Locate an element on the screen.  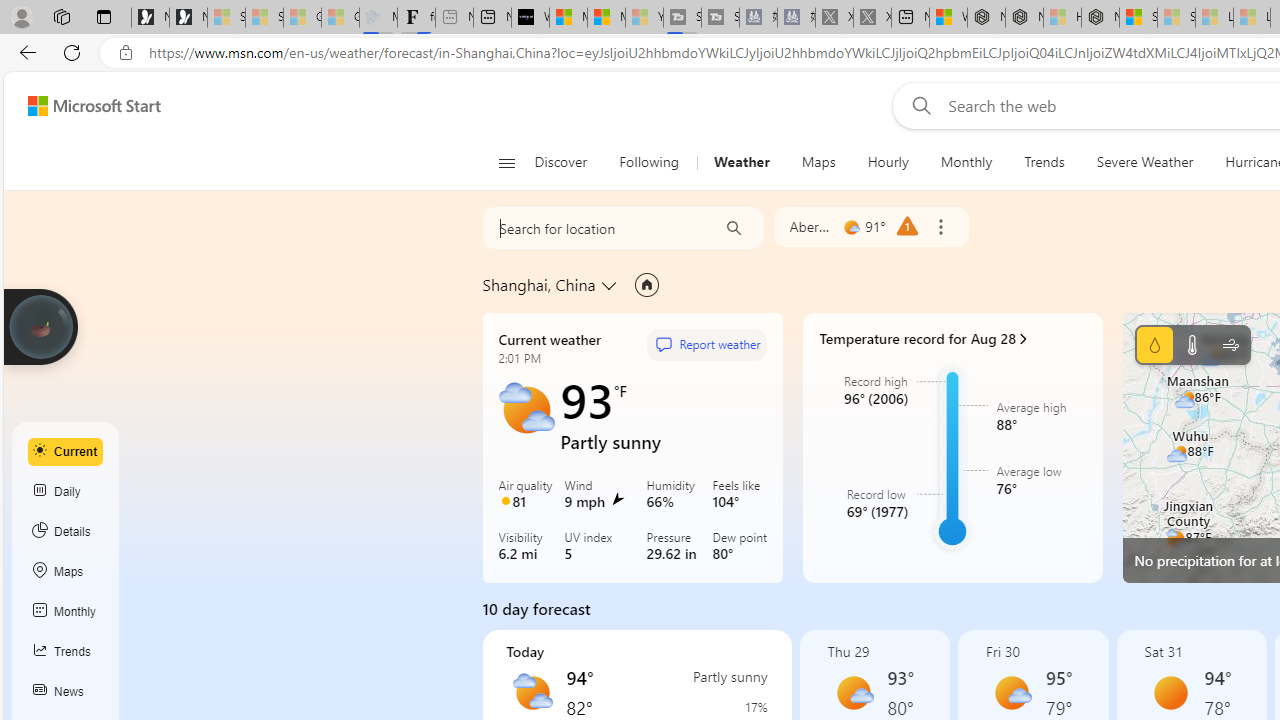
'Current' is located at coordinates (65, 451).